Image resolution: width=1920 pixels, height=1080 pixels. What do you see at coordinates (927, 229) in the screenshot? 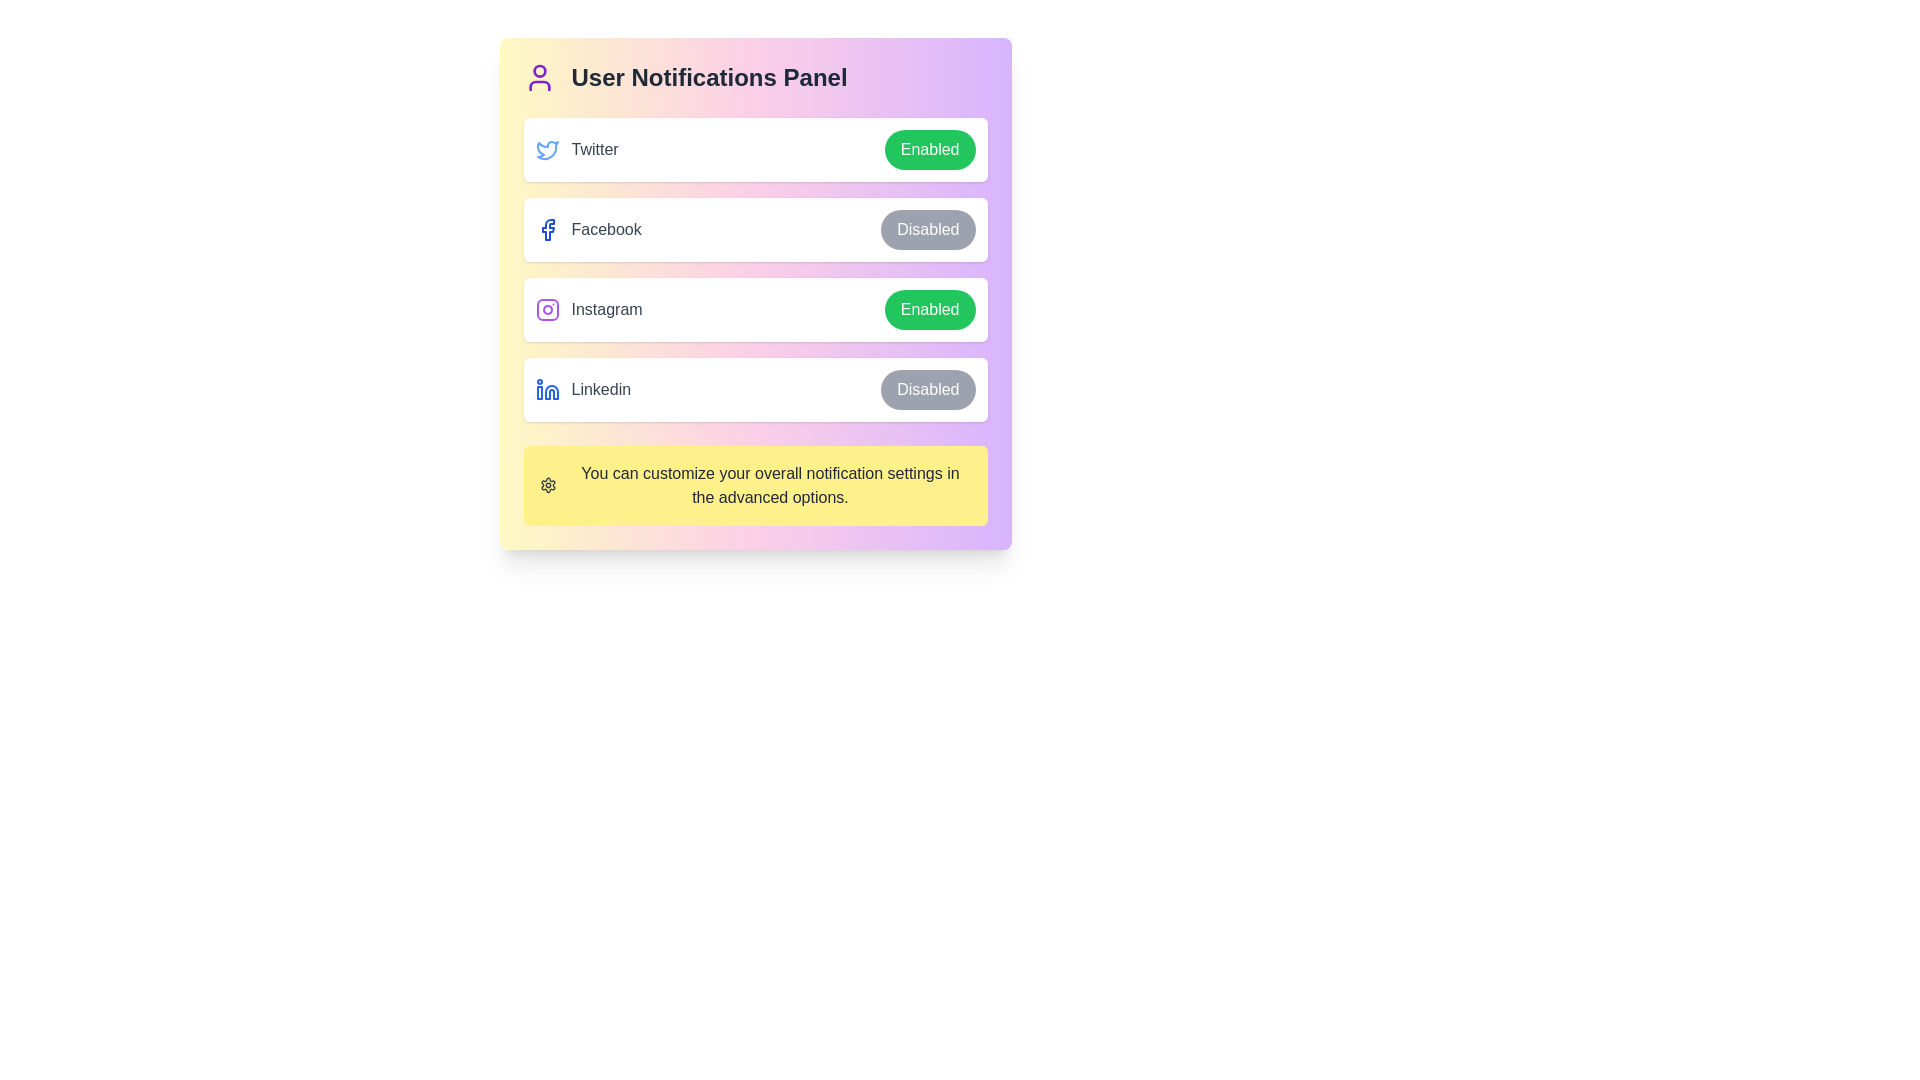
I see `the disabled notification setting button next to the 'Facebook' label` at bounding box center [927, 229].